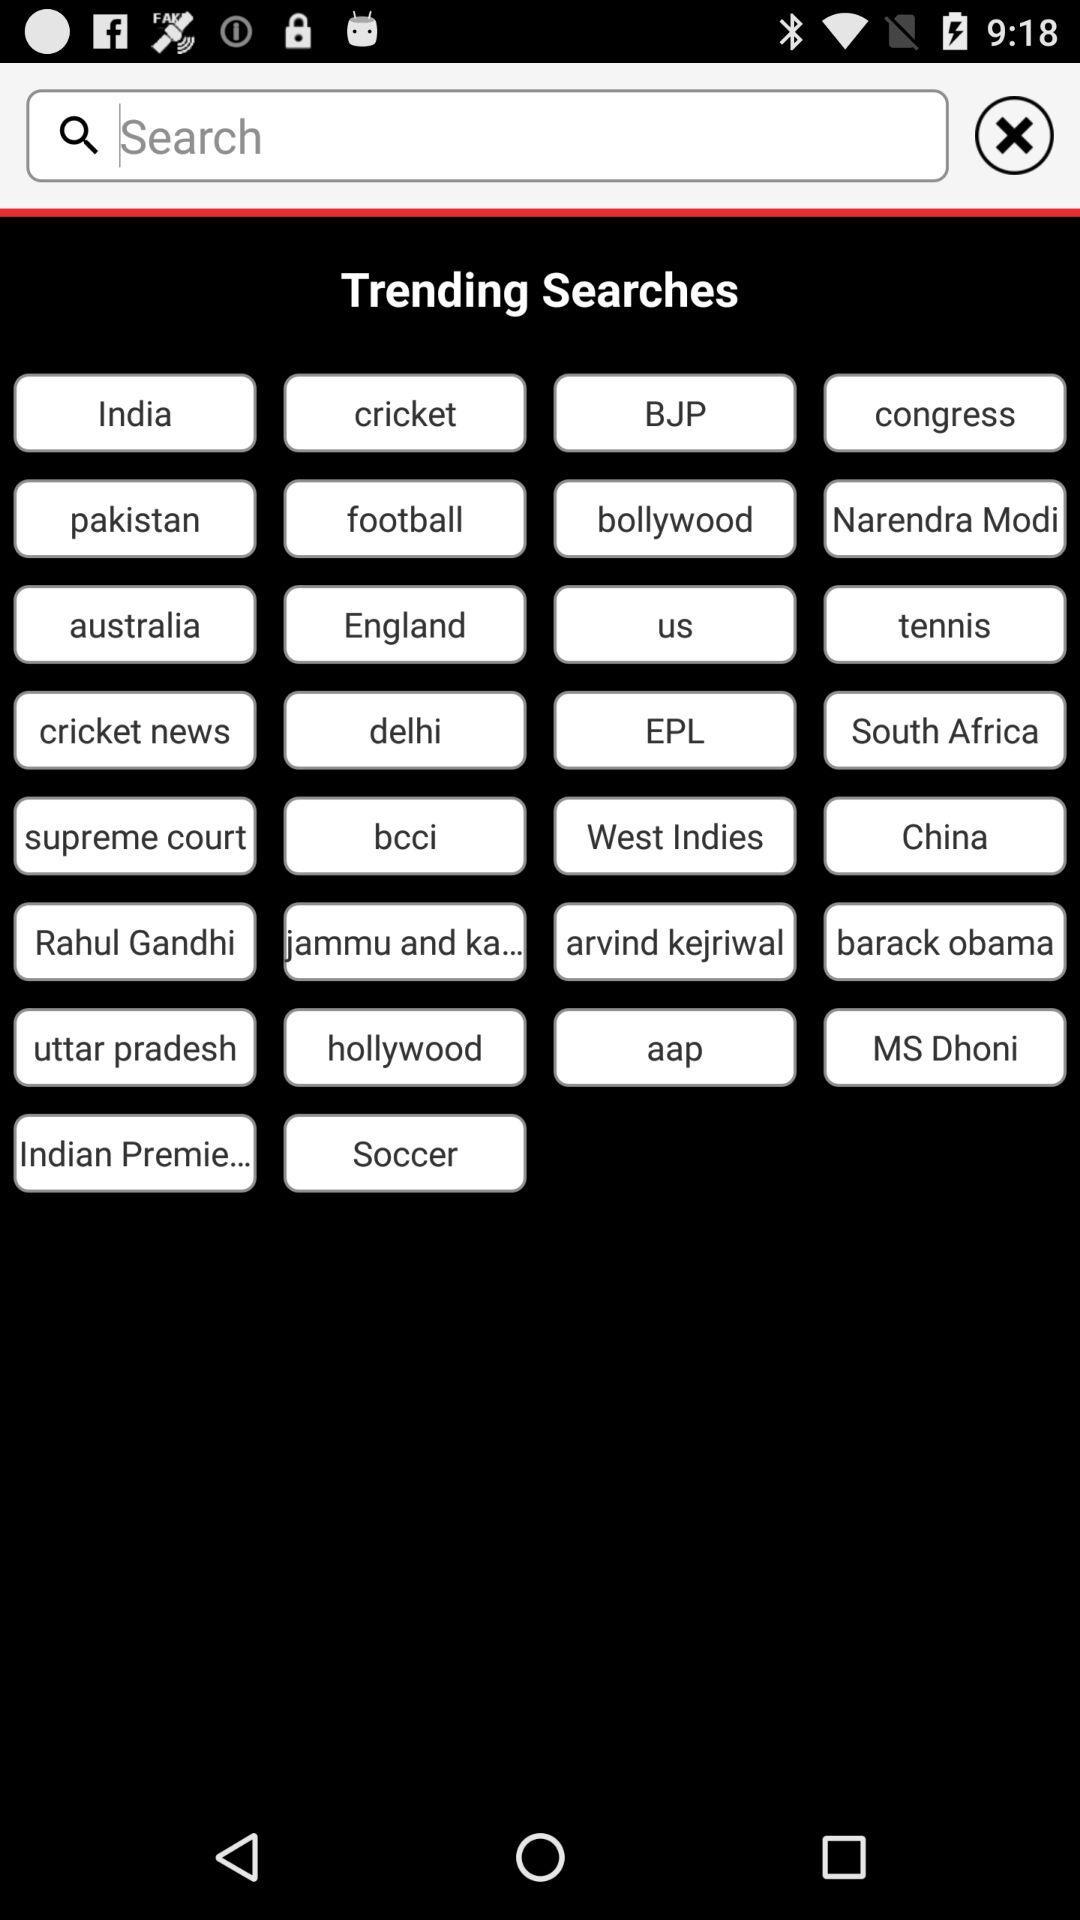 This screenshot has width=1080, height=1920. I want to click on cancel search, so click(1014, 134).